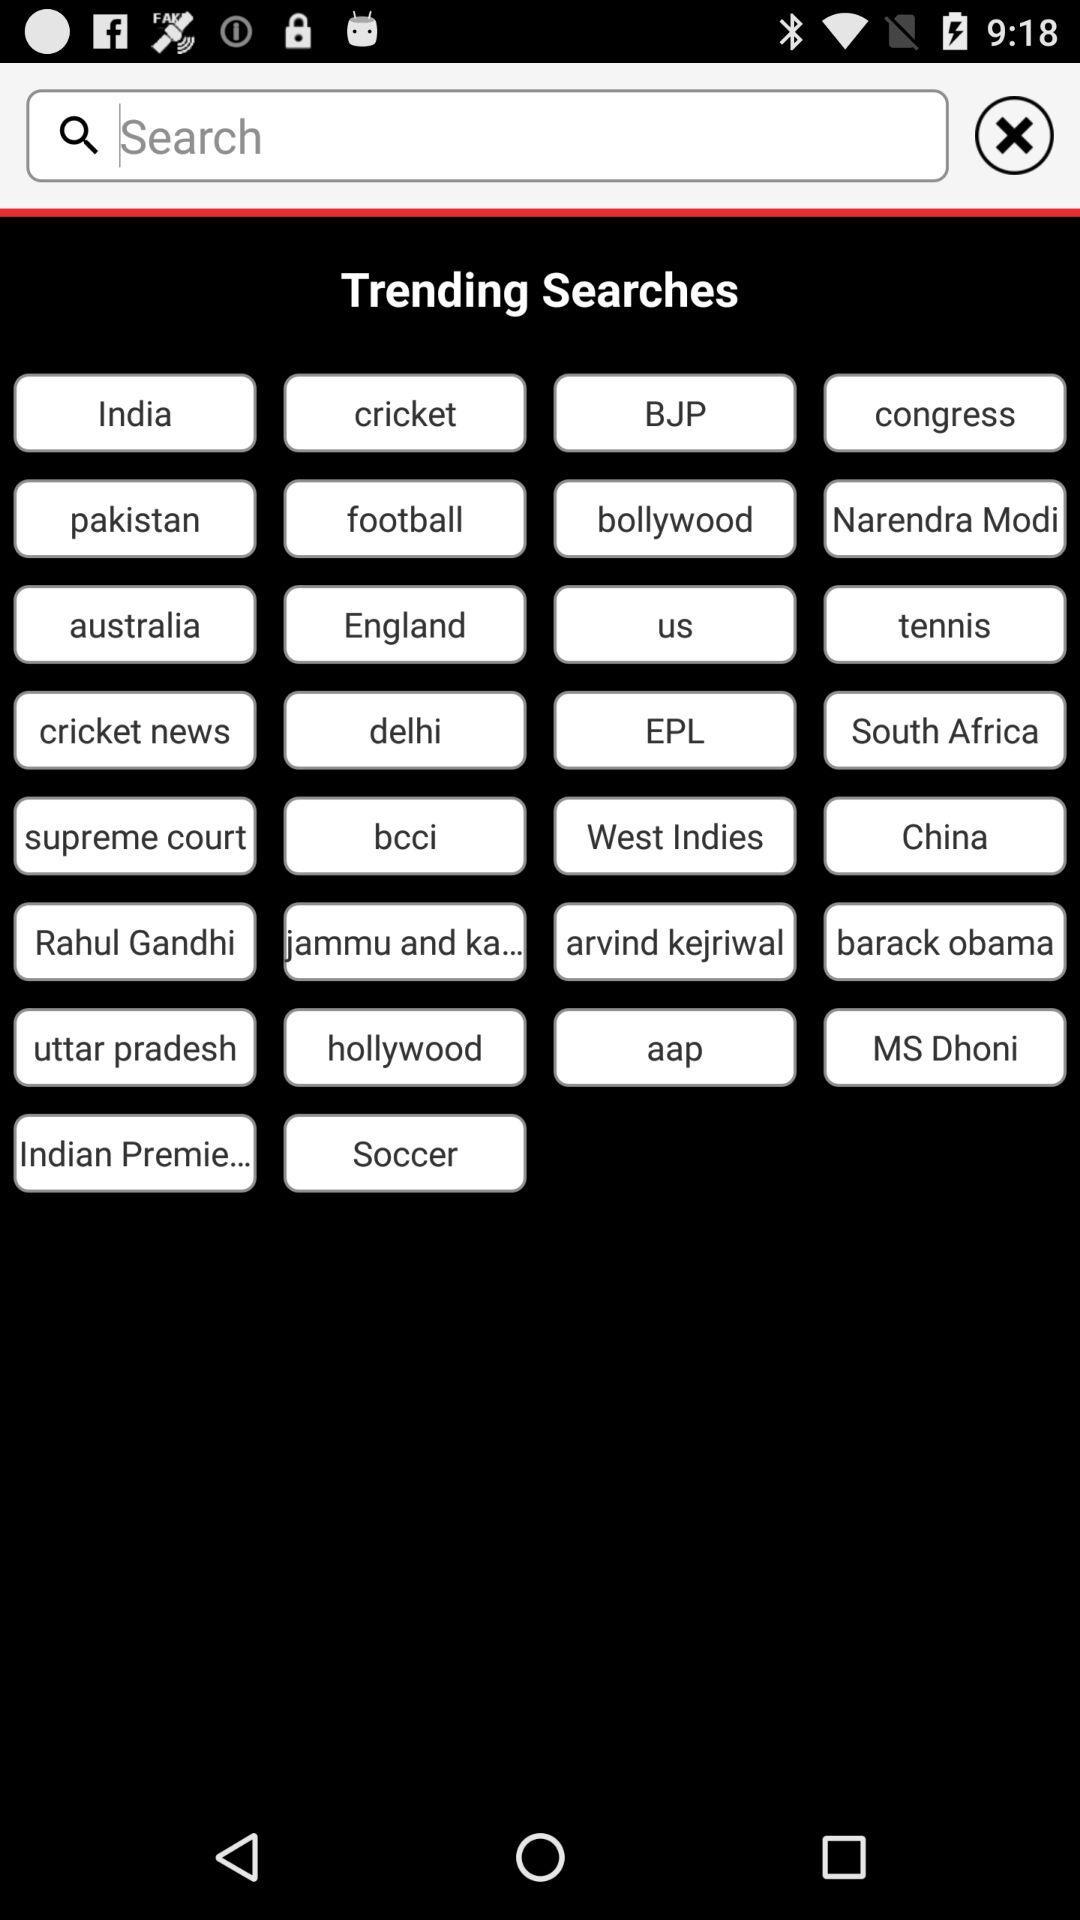 This screenshot has width=1080, height=1920. I want to click on cancel search, so click(1014, 134).